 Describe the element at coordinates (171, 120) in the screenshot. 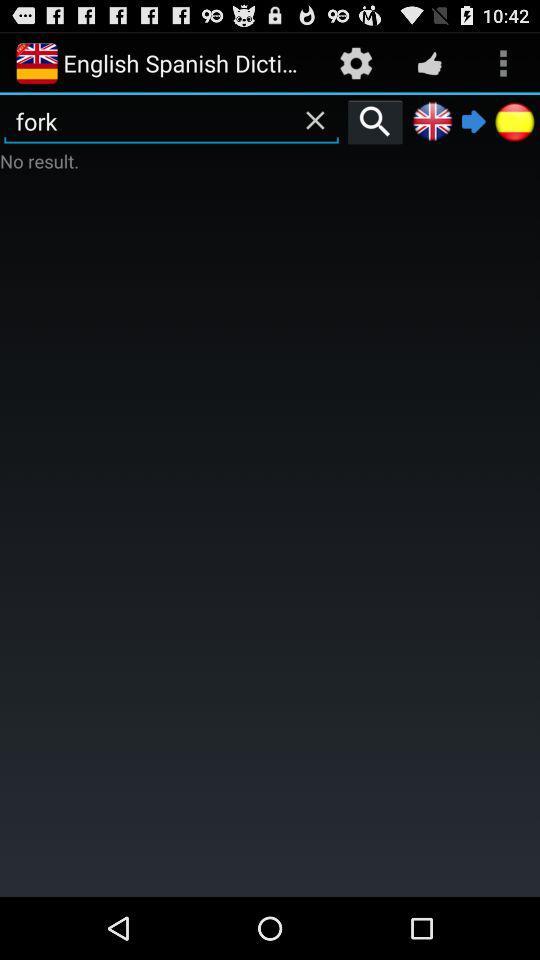

I see `fork item` at that location.